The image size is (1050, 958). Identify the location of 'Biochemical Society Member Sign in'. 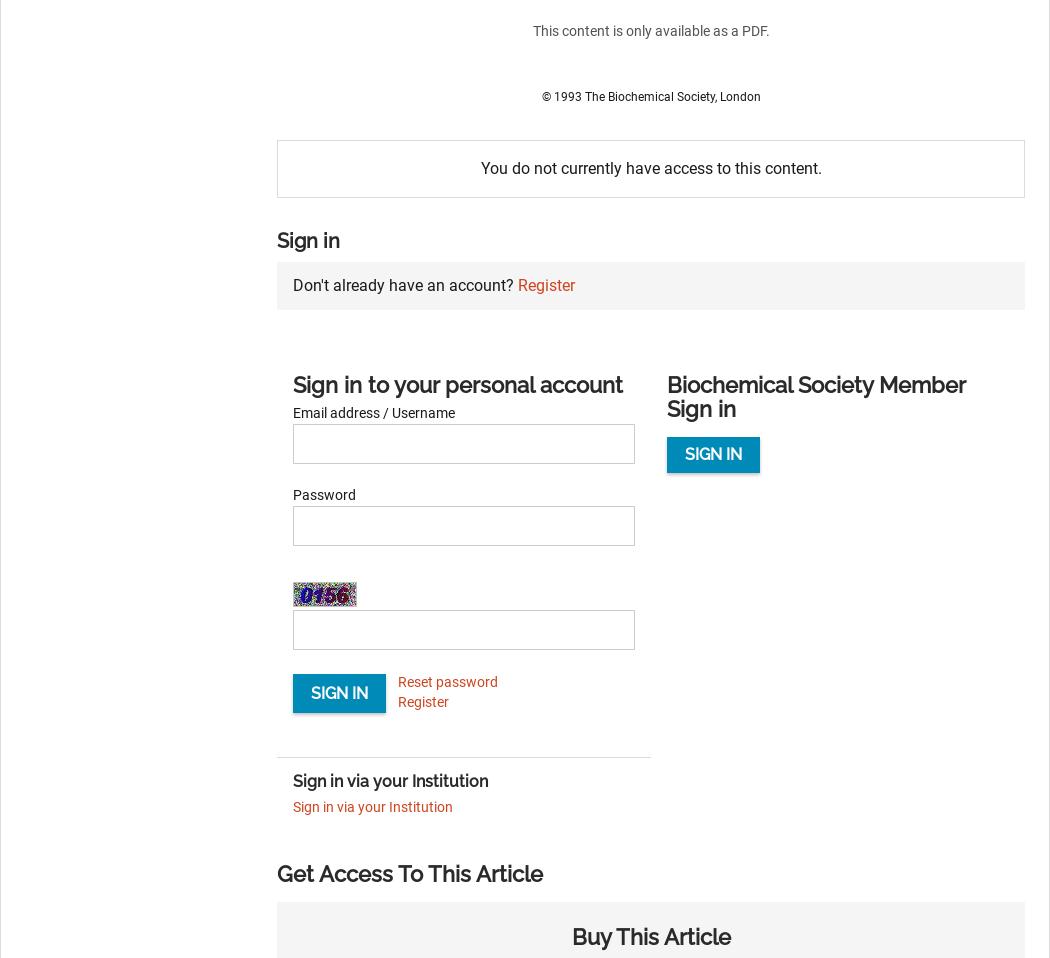
(665, 395).